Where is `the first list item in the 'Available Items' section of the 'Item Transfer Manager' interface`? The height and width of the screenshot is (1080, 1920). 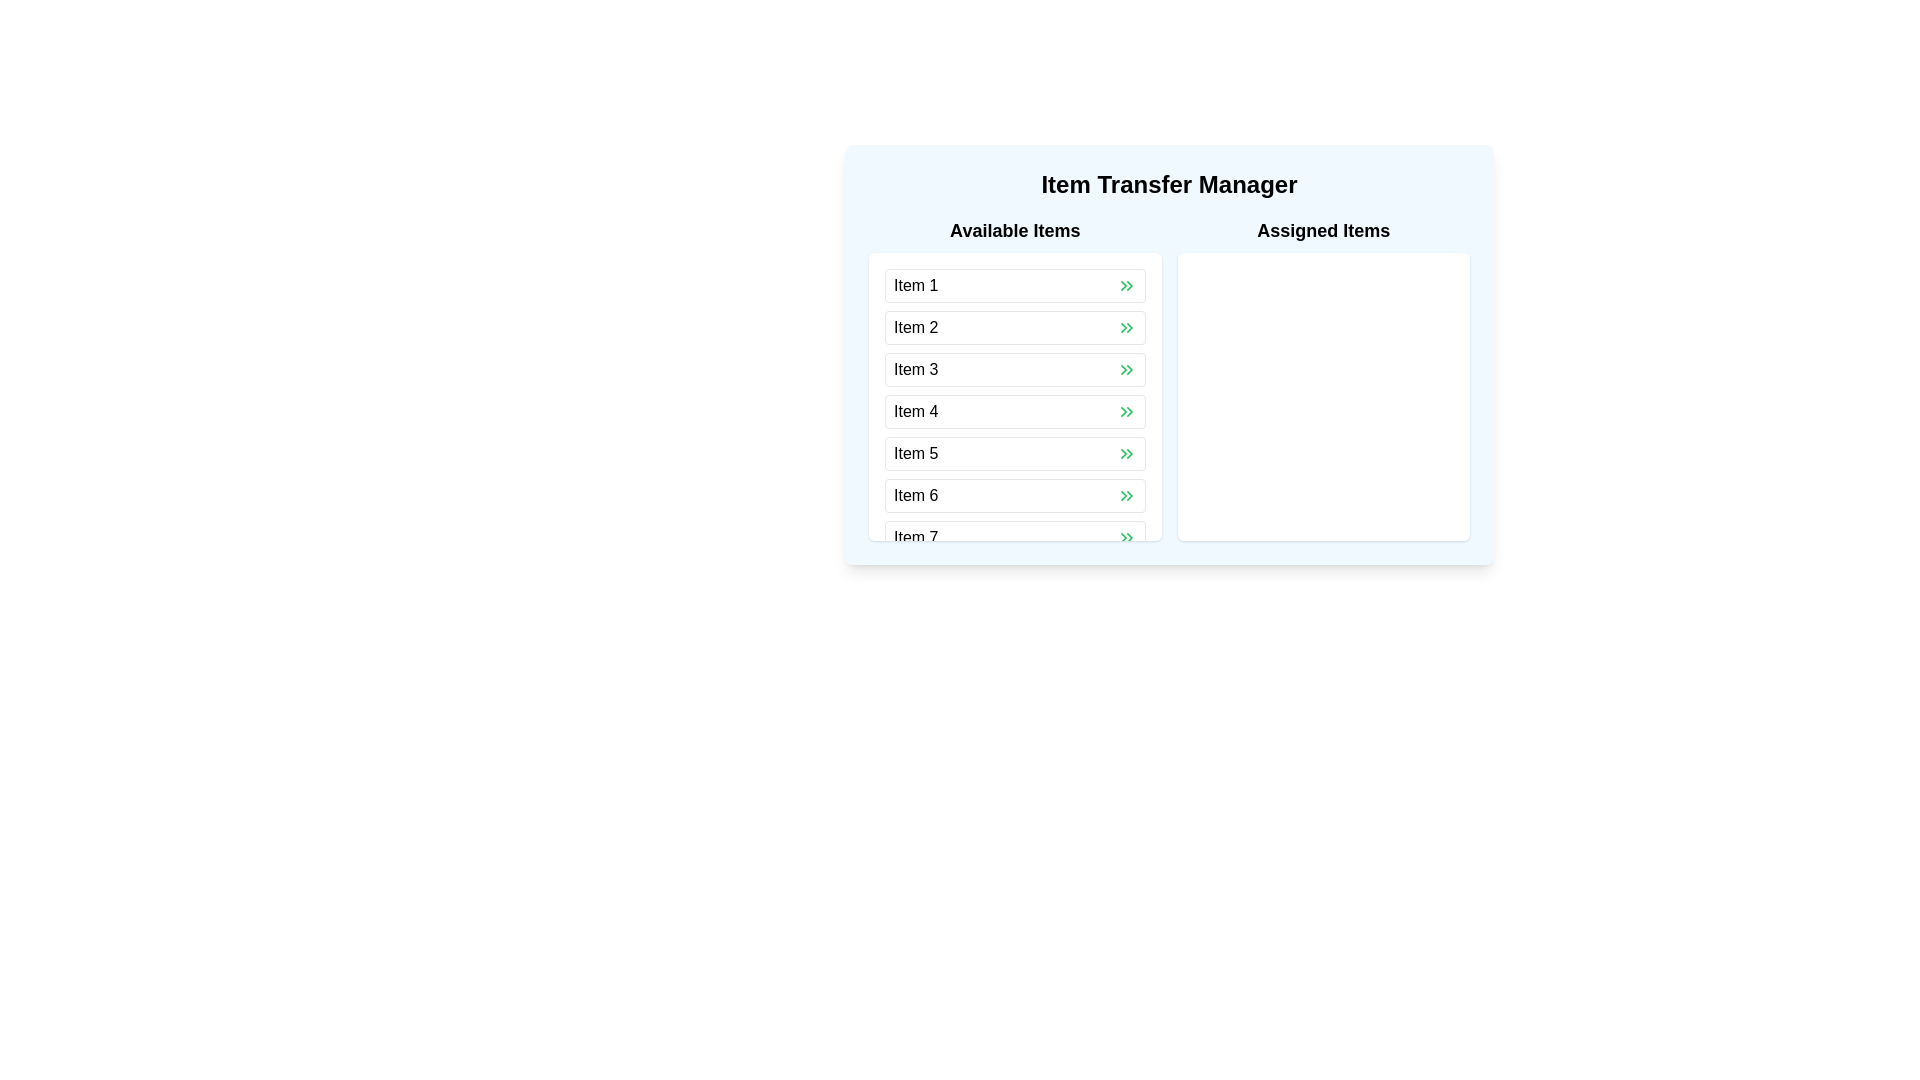 the first list item in the 'Available Items' section of the 'Item Transfer Manager' interface is located at coordinates (1015, 285).